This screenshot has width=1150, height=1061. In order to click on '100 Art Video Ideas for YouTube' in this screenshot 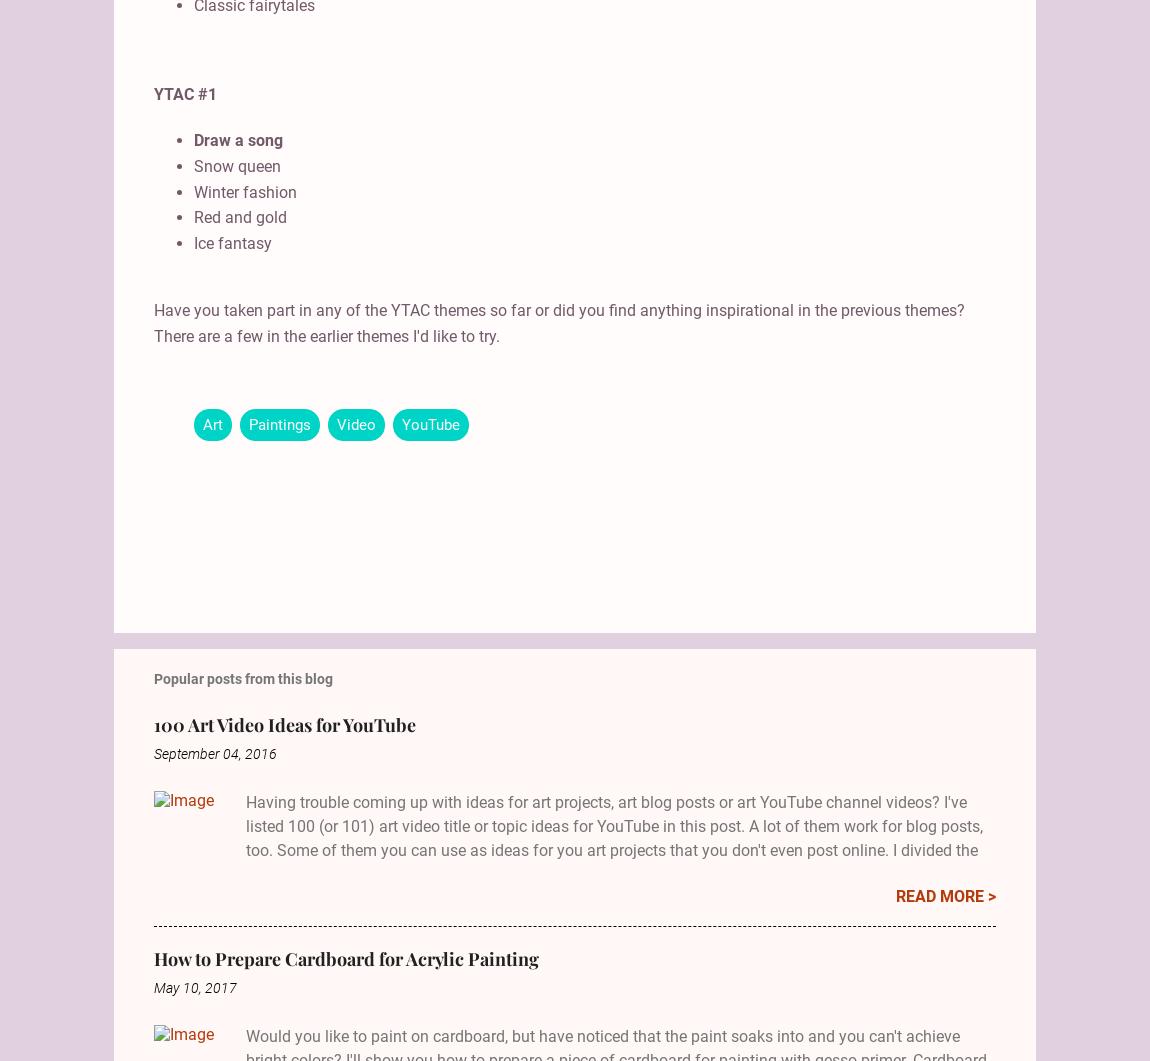, I will do `click(283, 724)`.